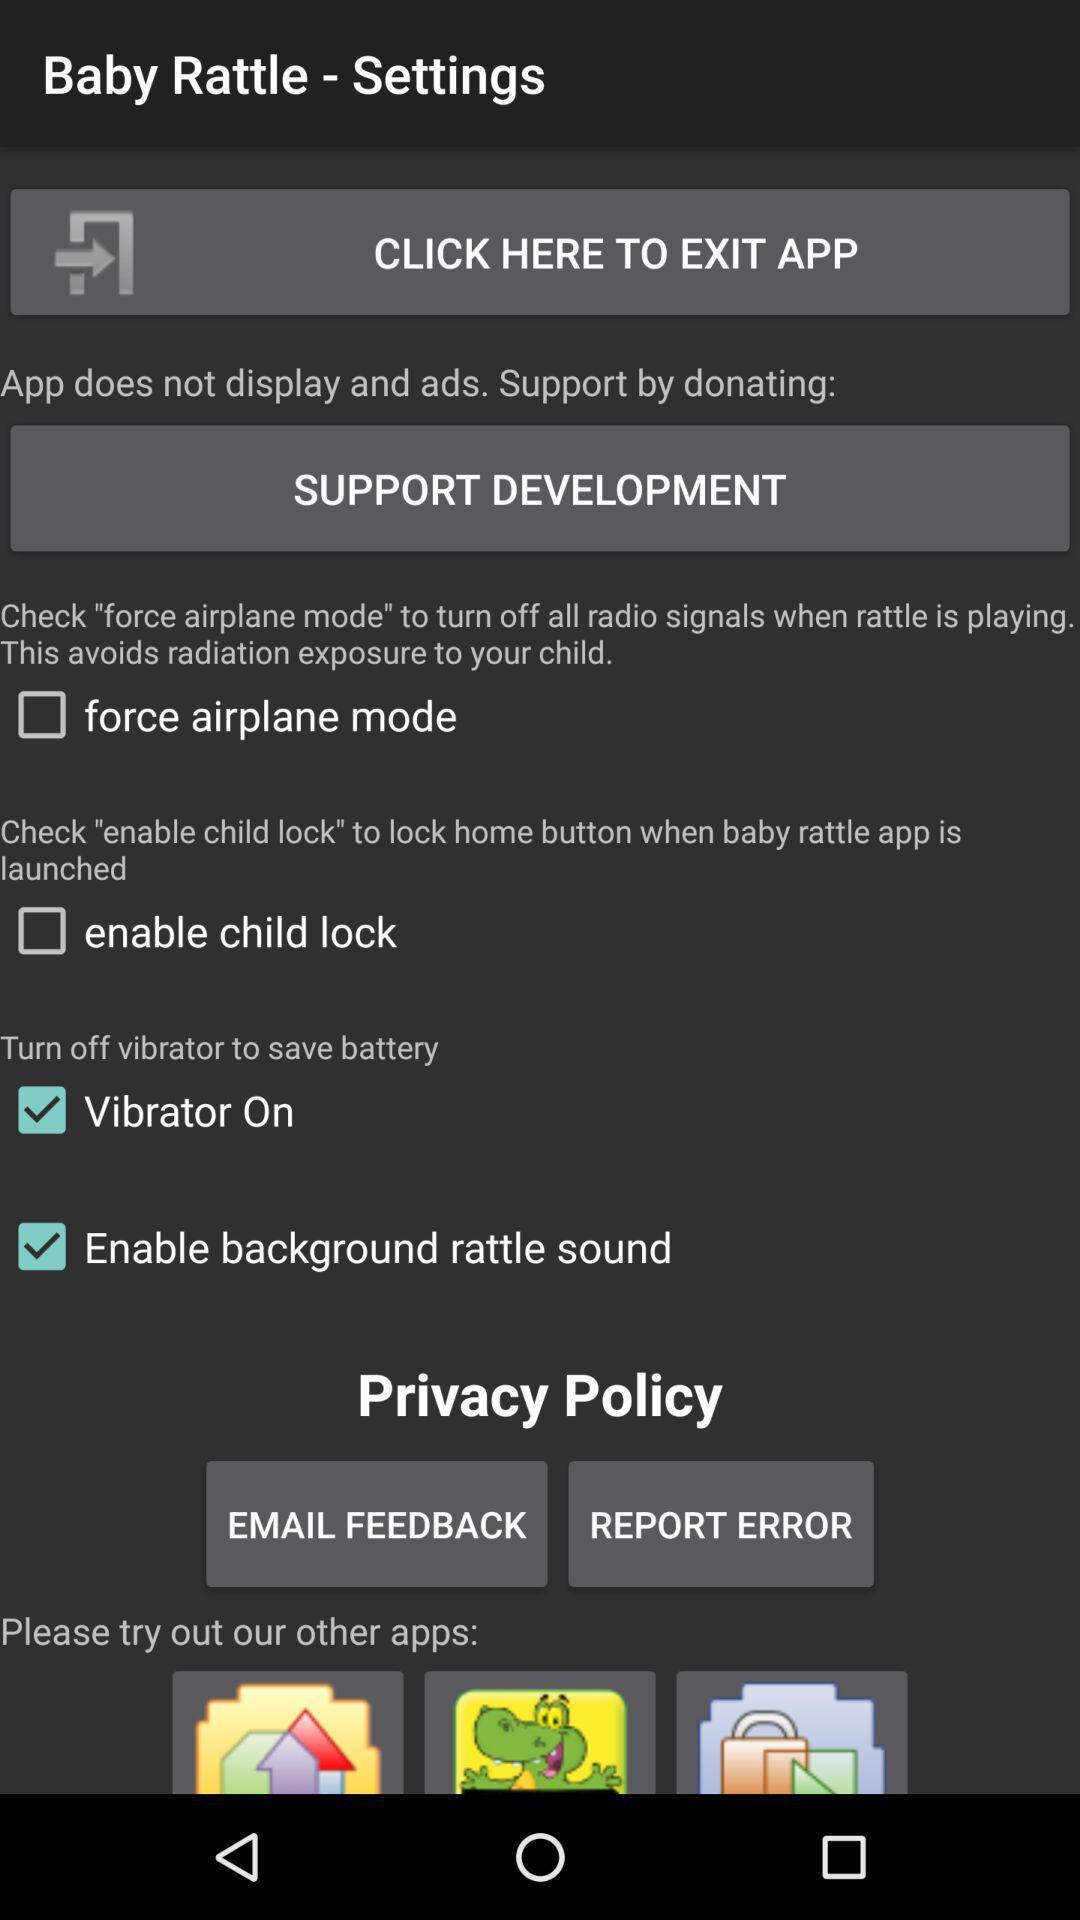 The image size is (1080, 1920). I want to click on open new app, so click(288, 1723).